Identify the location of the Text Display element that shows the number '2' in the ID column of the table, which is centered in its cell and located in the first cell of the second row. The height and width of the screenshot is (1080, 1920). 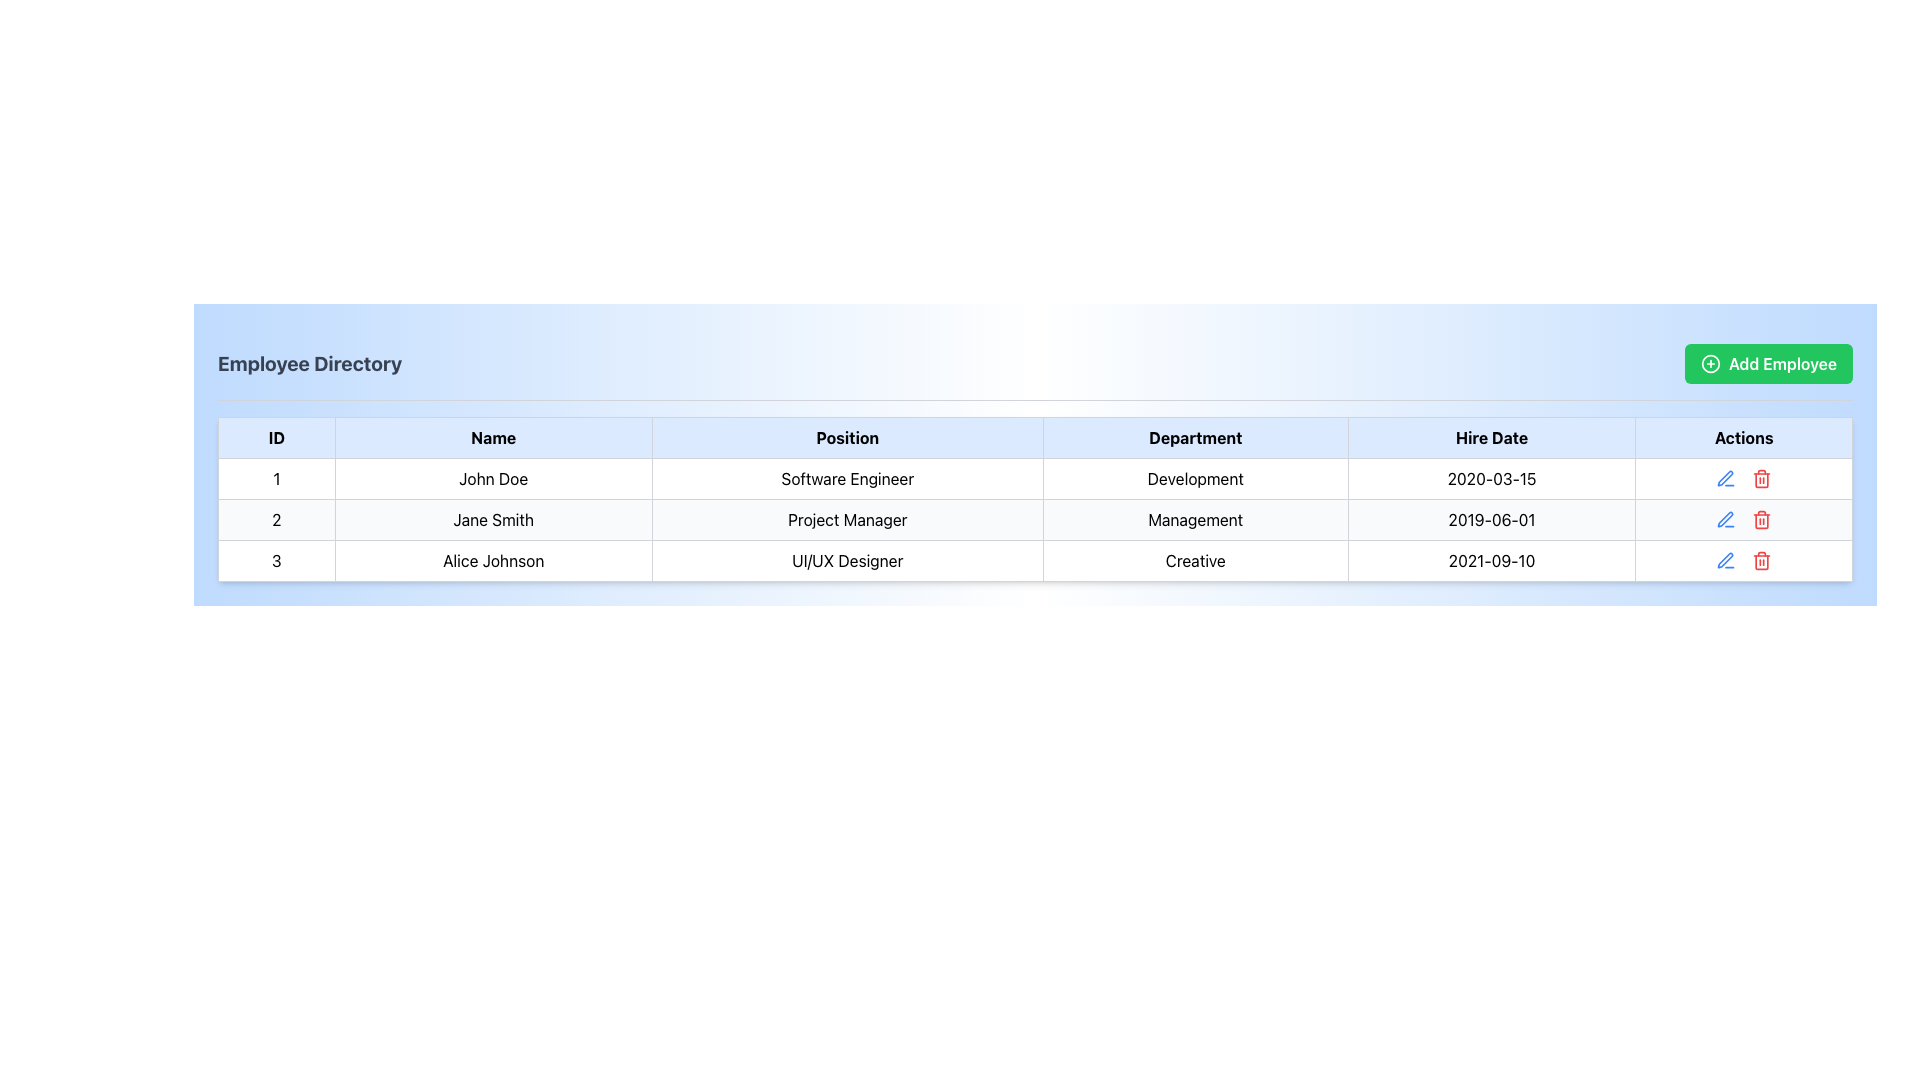
(275, 519).